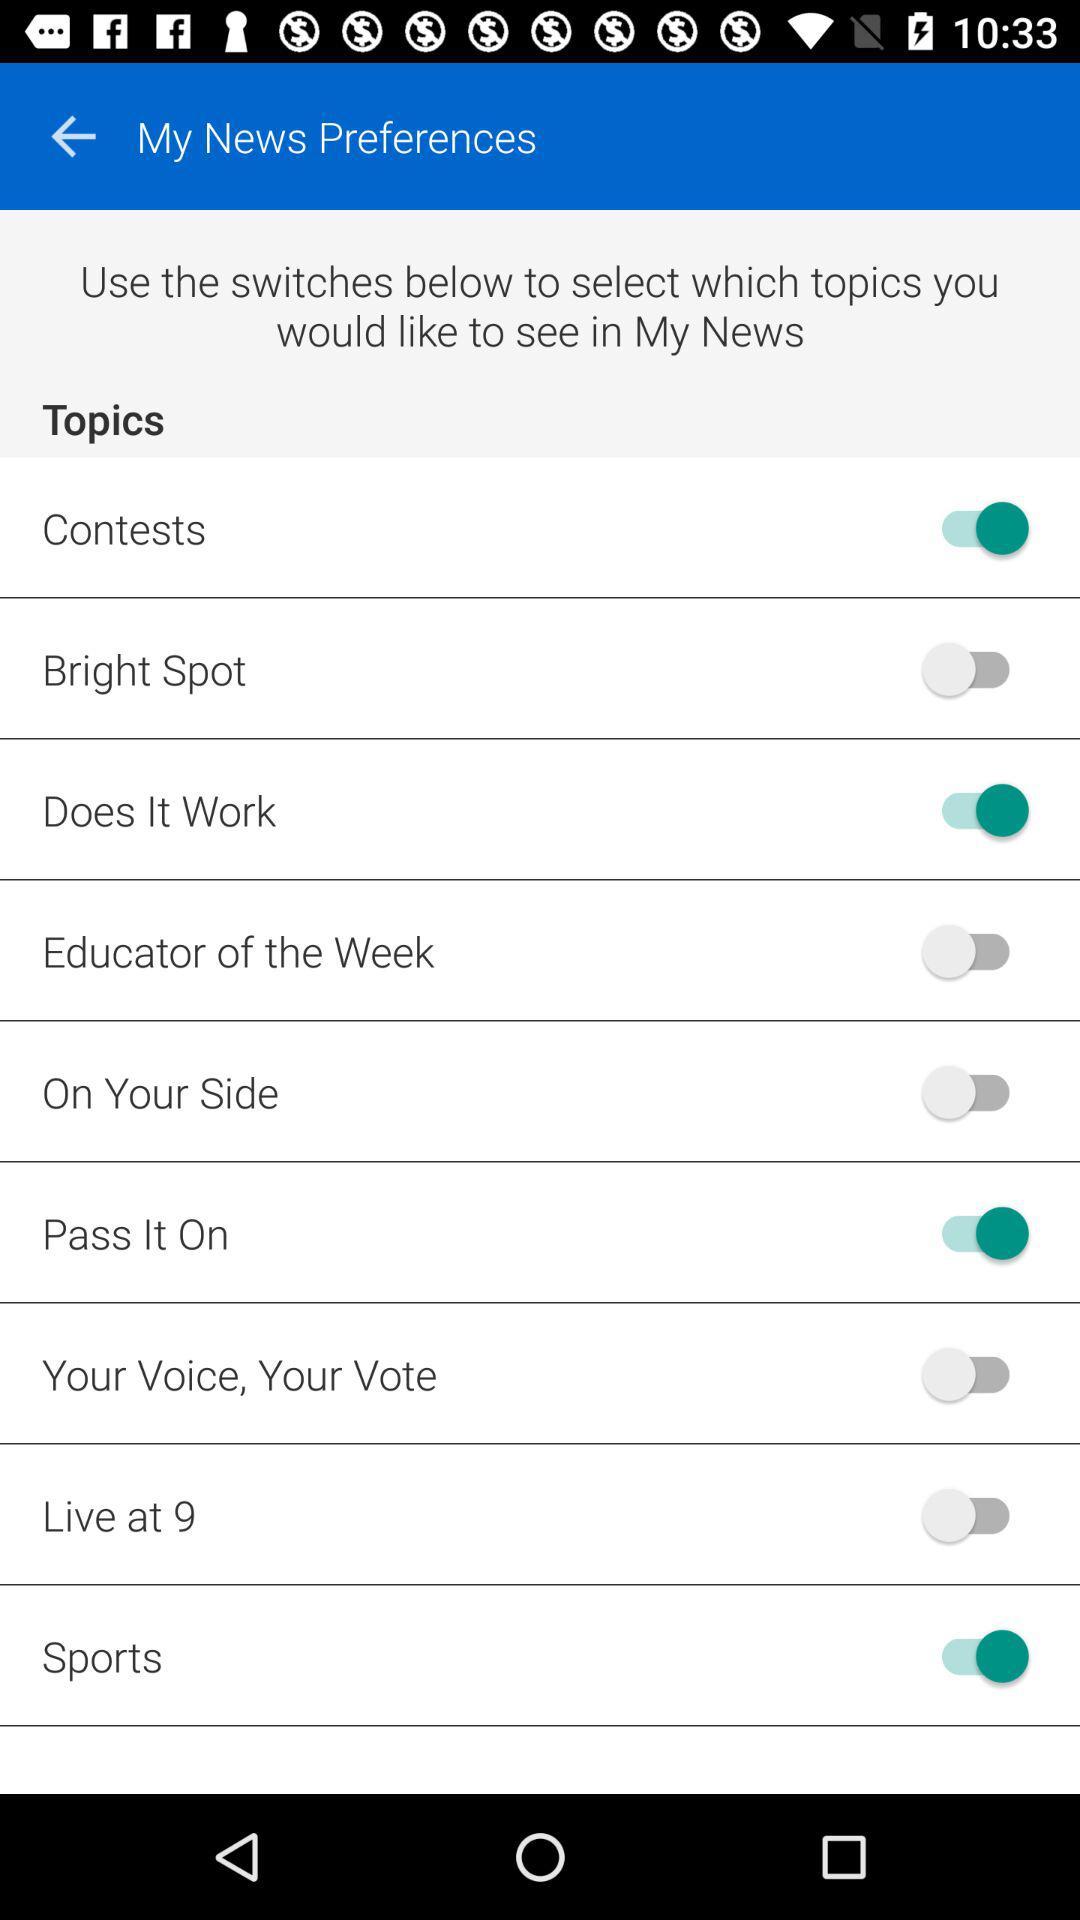  Describe the element at coordinates (72, 135) in the screenshot. I see `the item next to my news preferences` at that location.